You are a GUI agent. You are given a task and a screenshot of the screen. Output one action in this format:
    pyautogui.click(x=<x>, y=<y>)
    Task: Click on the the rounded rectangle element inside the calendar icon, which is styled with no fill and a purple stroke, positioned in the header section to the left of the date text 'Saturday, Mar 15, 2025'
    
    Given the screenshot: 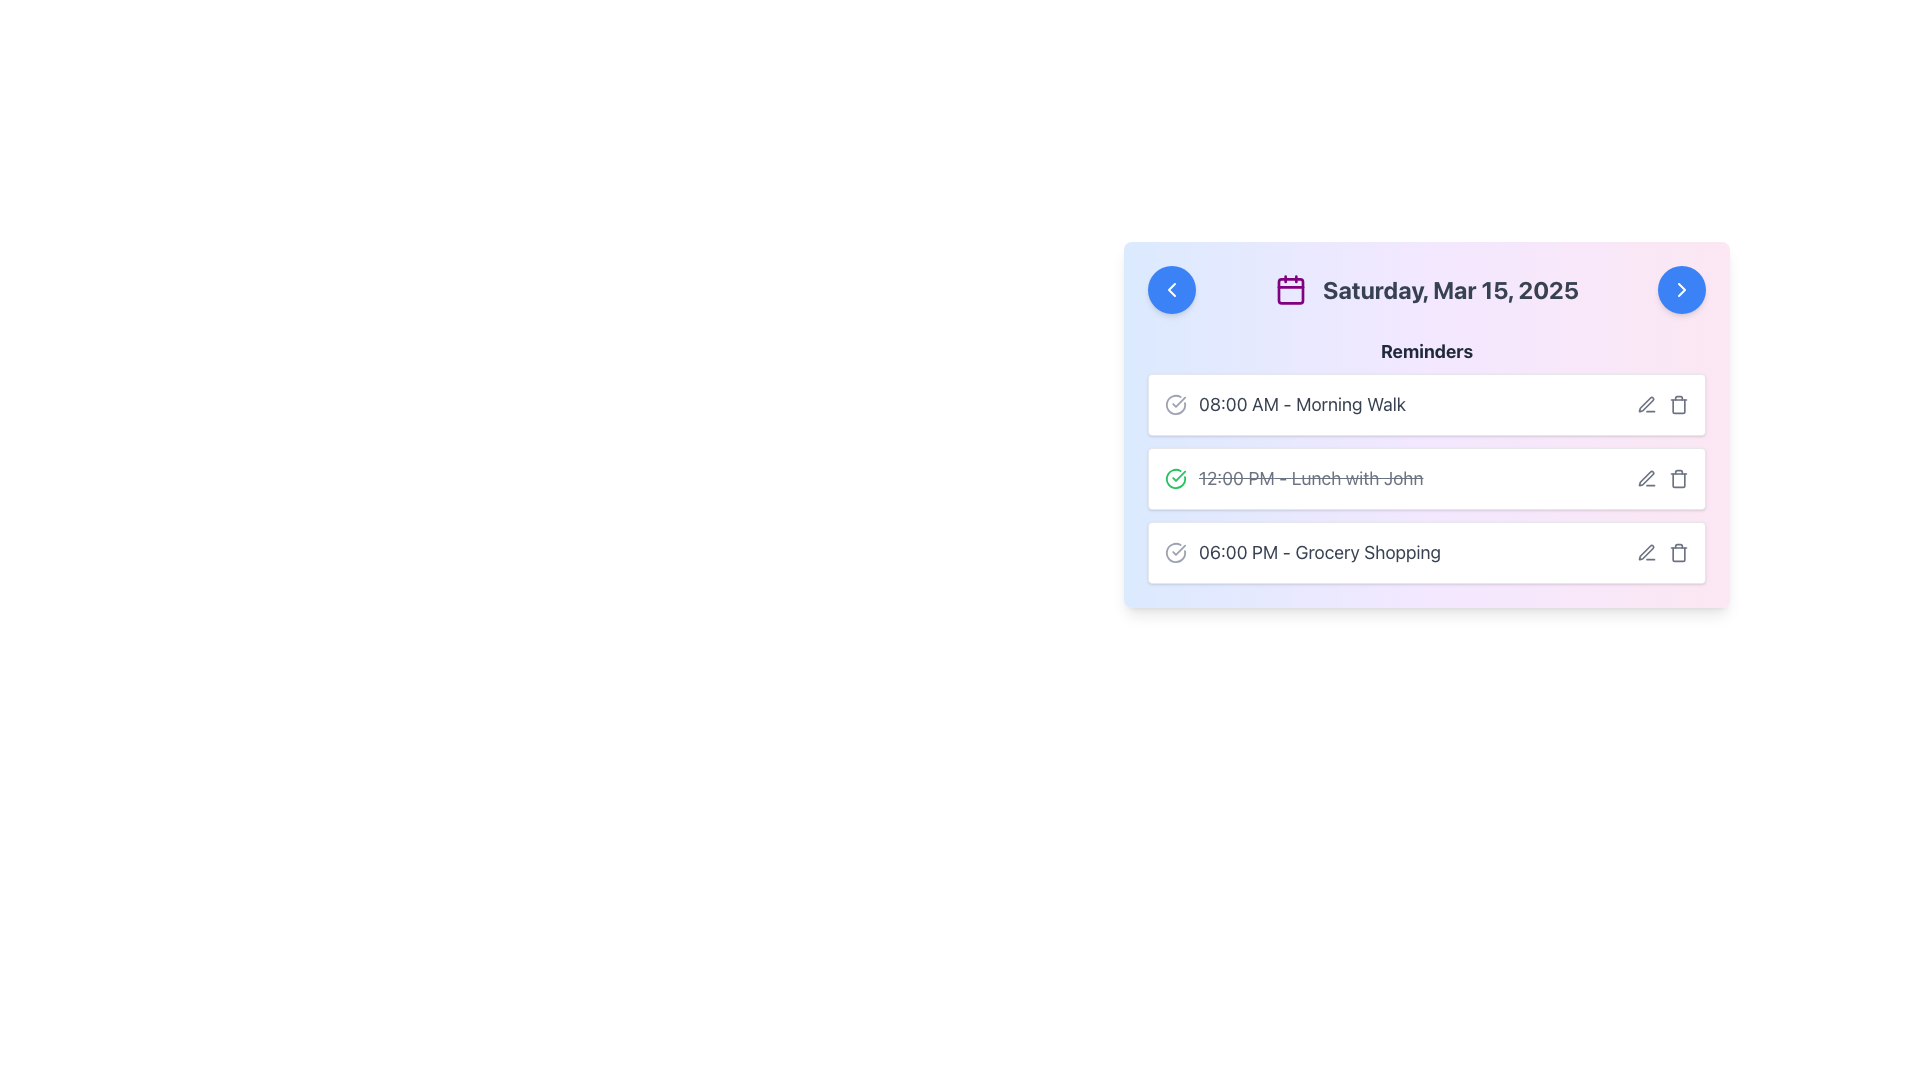 What is the action you would take?
    pyautogui.click(x=1291, y=291)
    